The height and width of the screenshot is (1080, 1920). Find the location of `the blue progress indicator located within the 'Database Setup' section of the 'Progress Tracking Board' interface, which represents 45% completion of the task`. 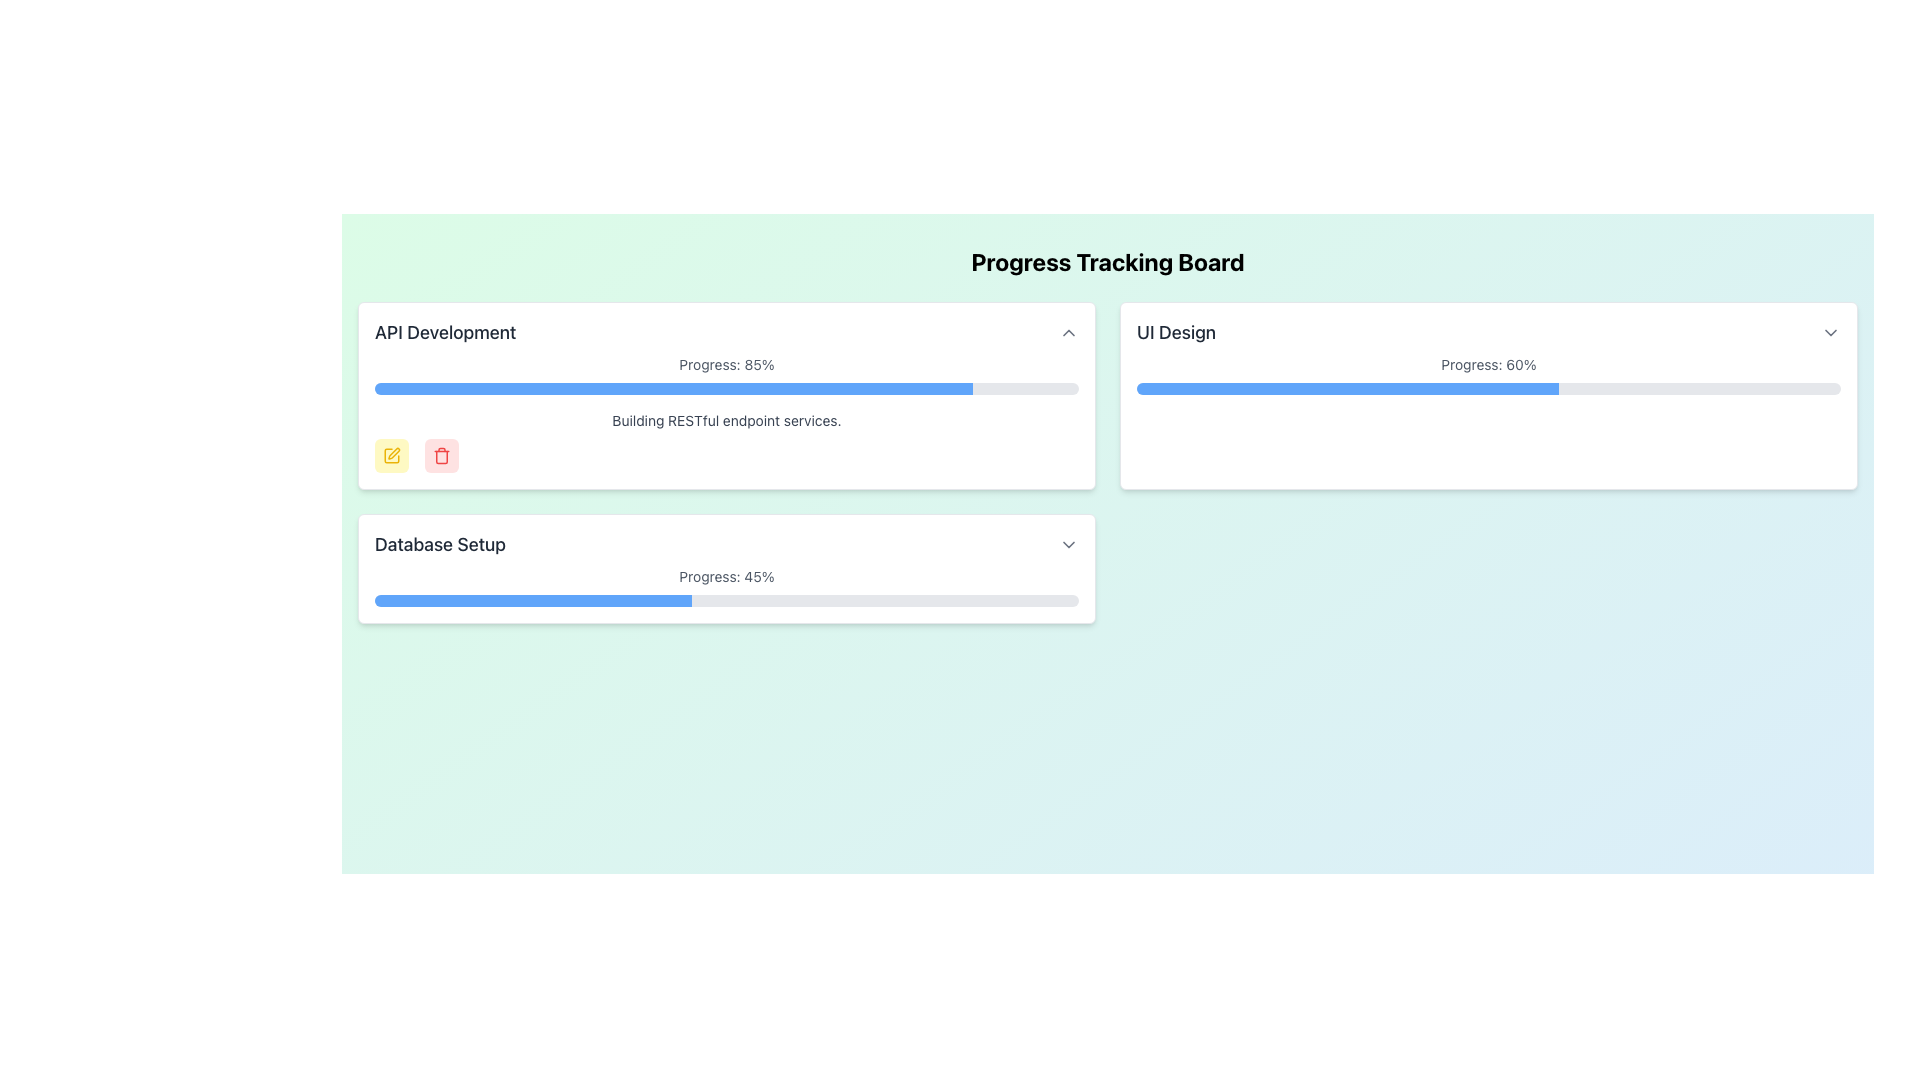

the blue progress indicator located within the 'Database Setup' section of the 'Progress Tracking Board' interface, which represents 45% completion of the task is located at coordinates (533, 600).